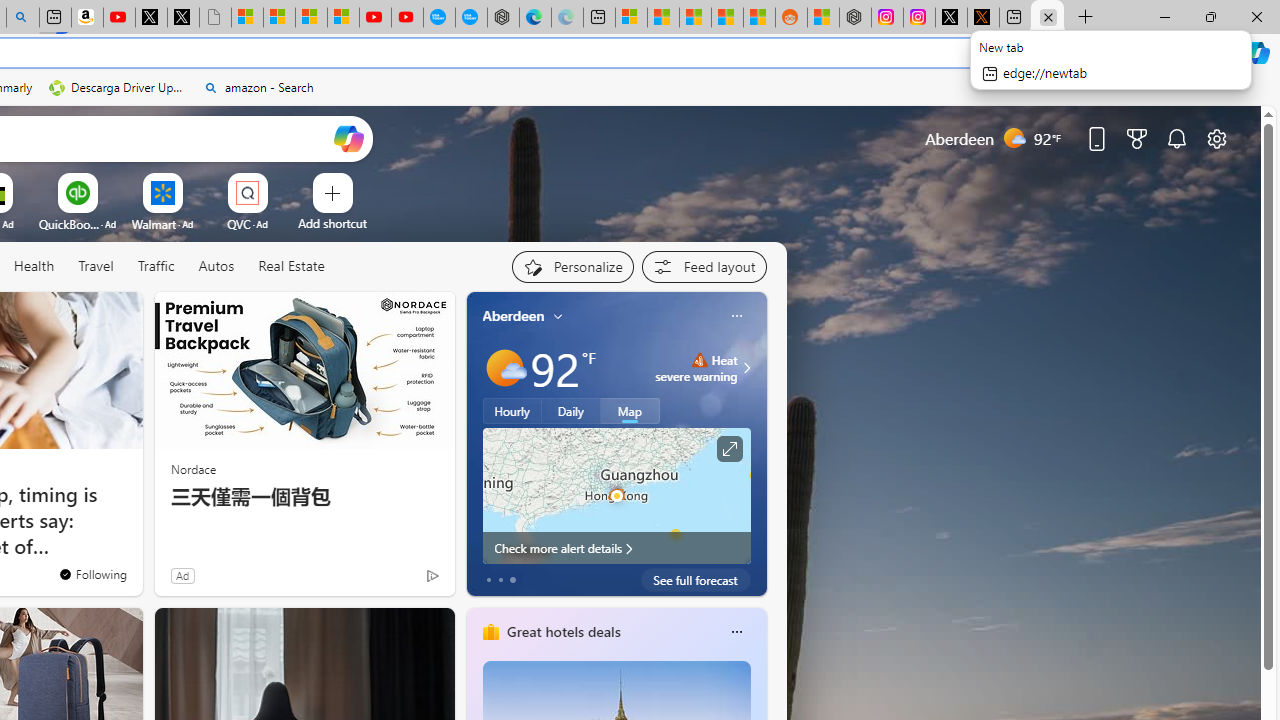  What do you see at coordinates (470, 17) in the screenshot?
I see `'The most popular Google '` at bounding box center [470, 17].